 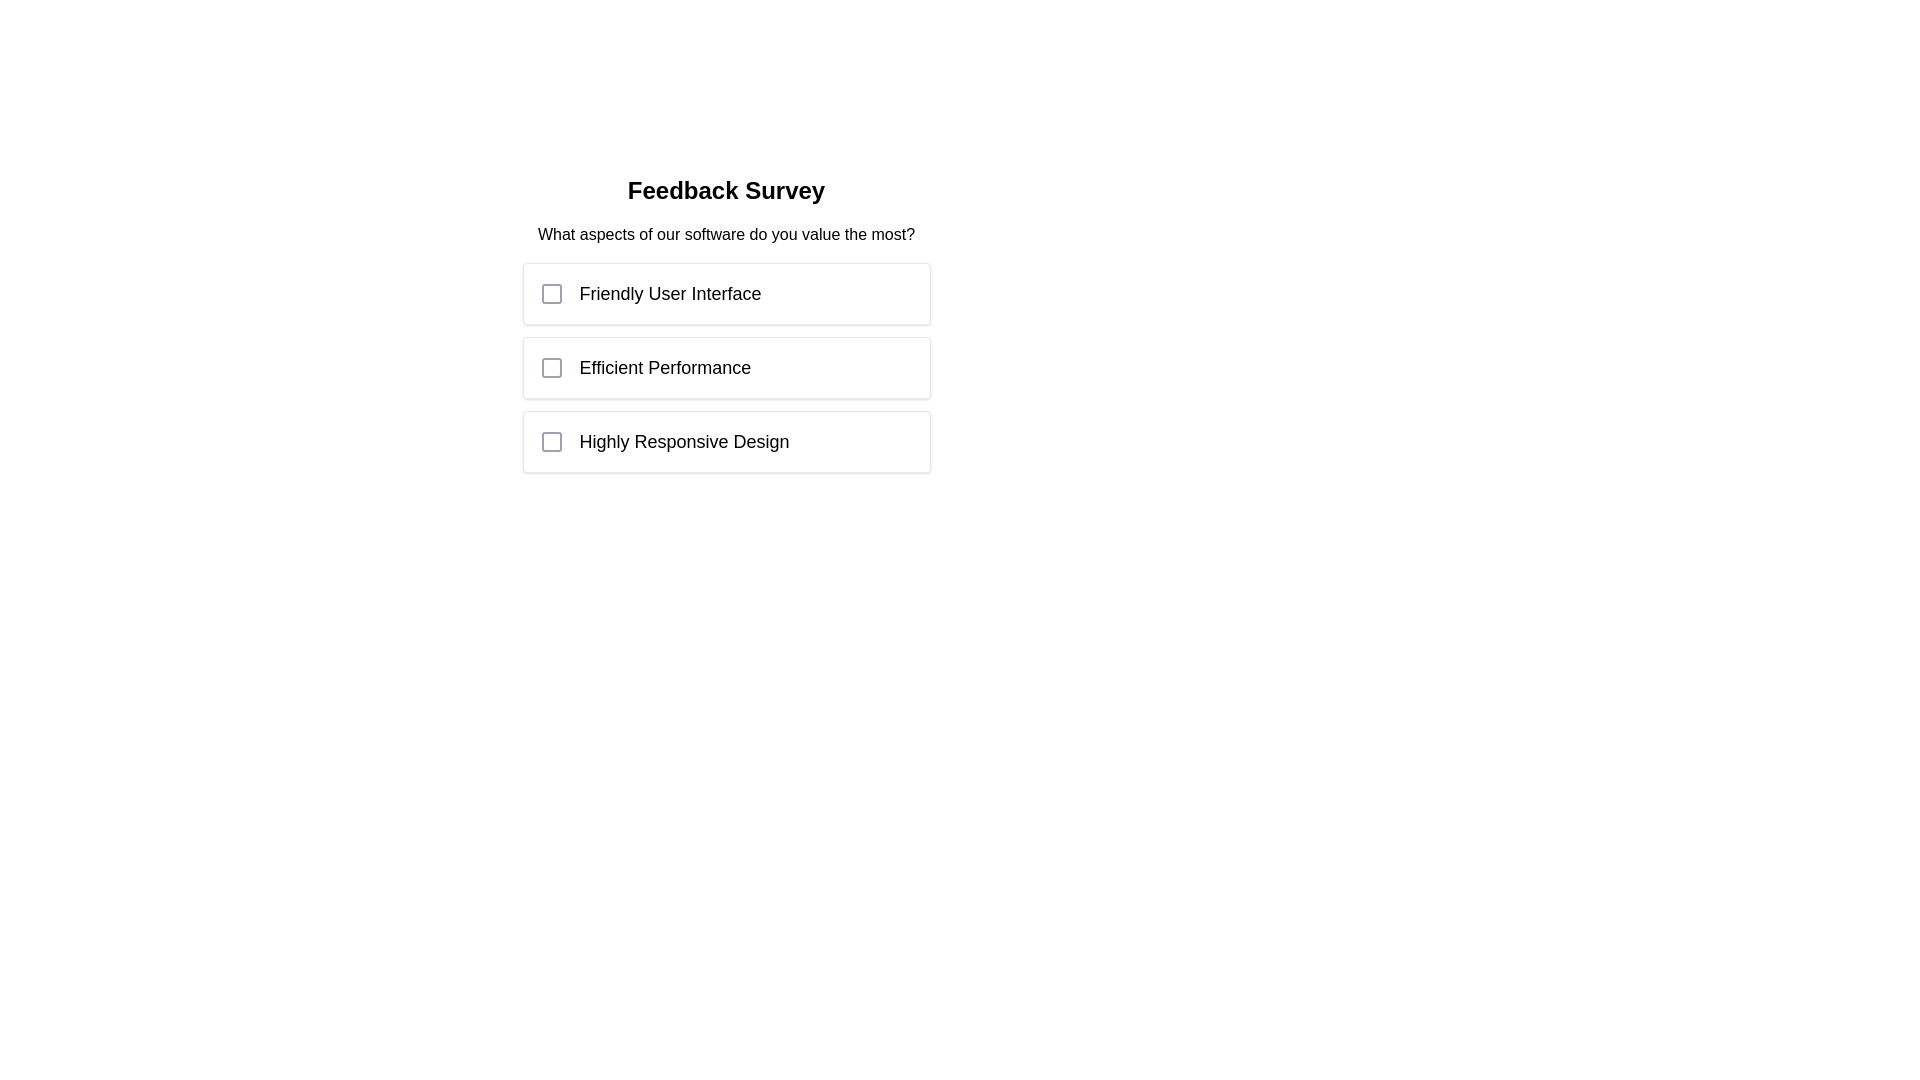 What do you see at coordinates (551, 441) in the screenshot?
I see `the inner square subcomponent of the checkbox next to the text 'Highly Responsive Design', which is the third option in the list` at bounding box center [551, 441].